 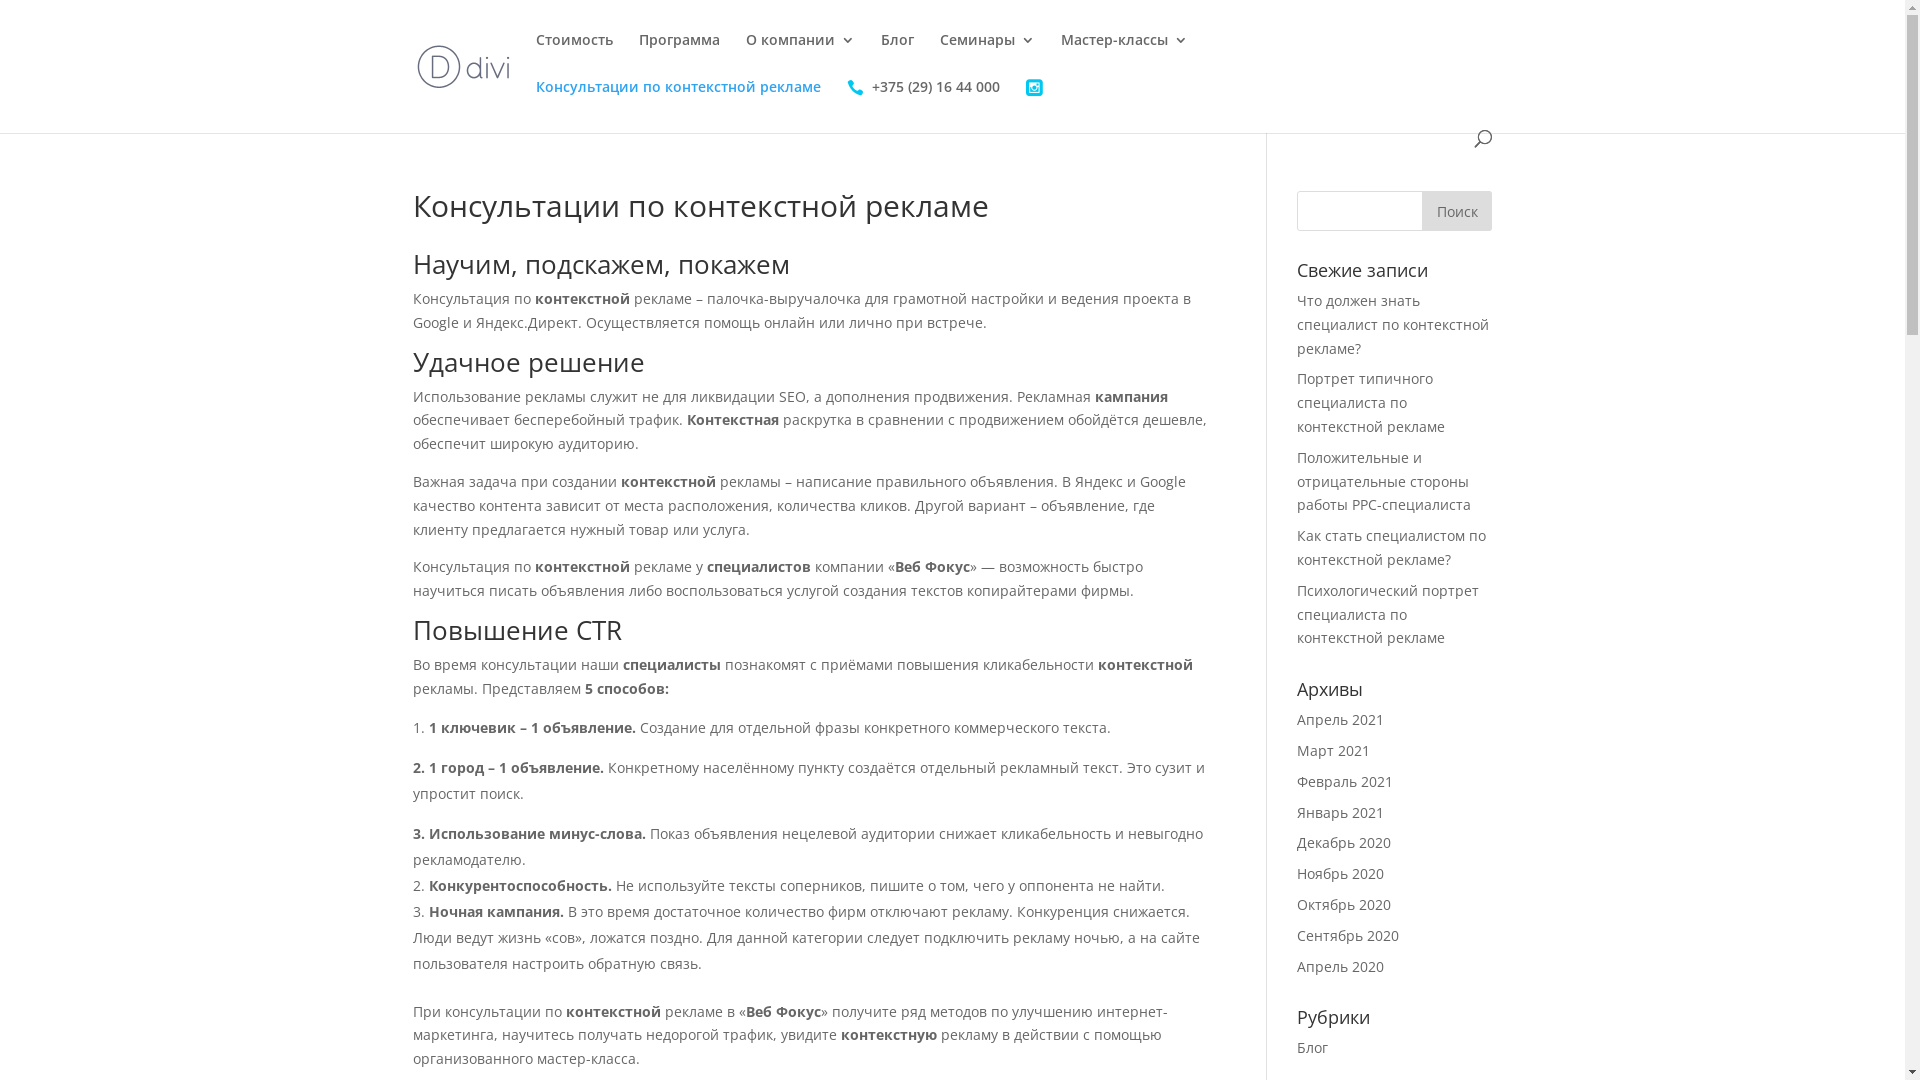 What do you see at coordinates (921, 104) in the screenshot?
I see `'+375 (29) 16 44 000'` at bounding box center [921, 104].